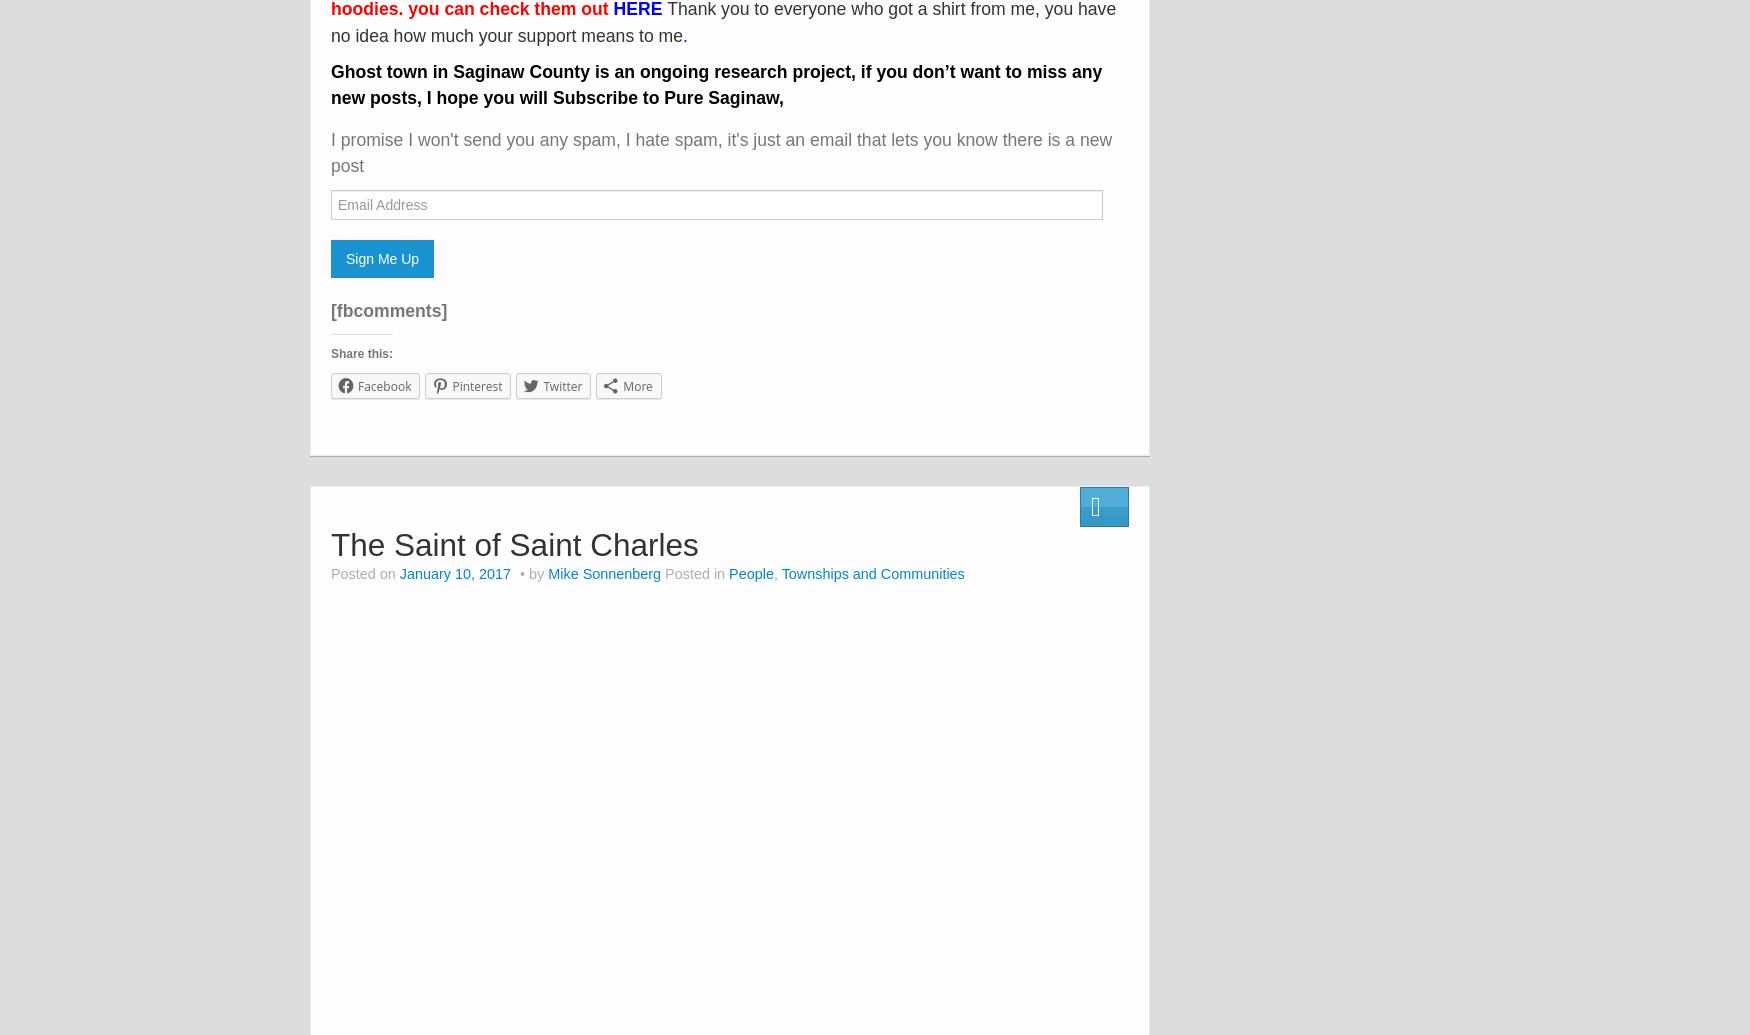 The width and height of the screenshot is (1750, 1035). What do you see at coordinates (365, 573) in the screenshot?
I see `'Posted on'` at bounding box center [365, 573].